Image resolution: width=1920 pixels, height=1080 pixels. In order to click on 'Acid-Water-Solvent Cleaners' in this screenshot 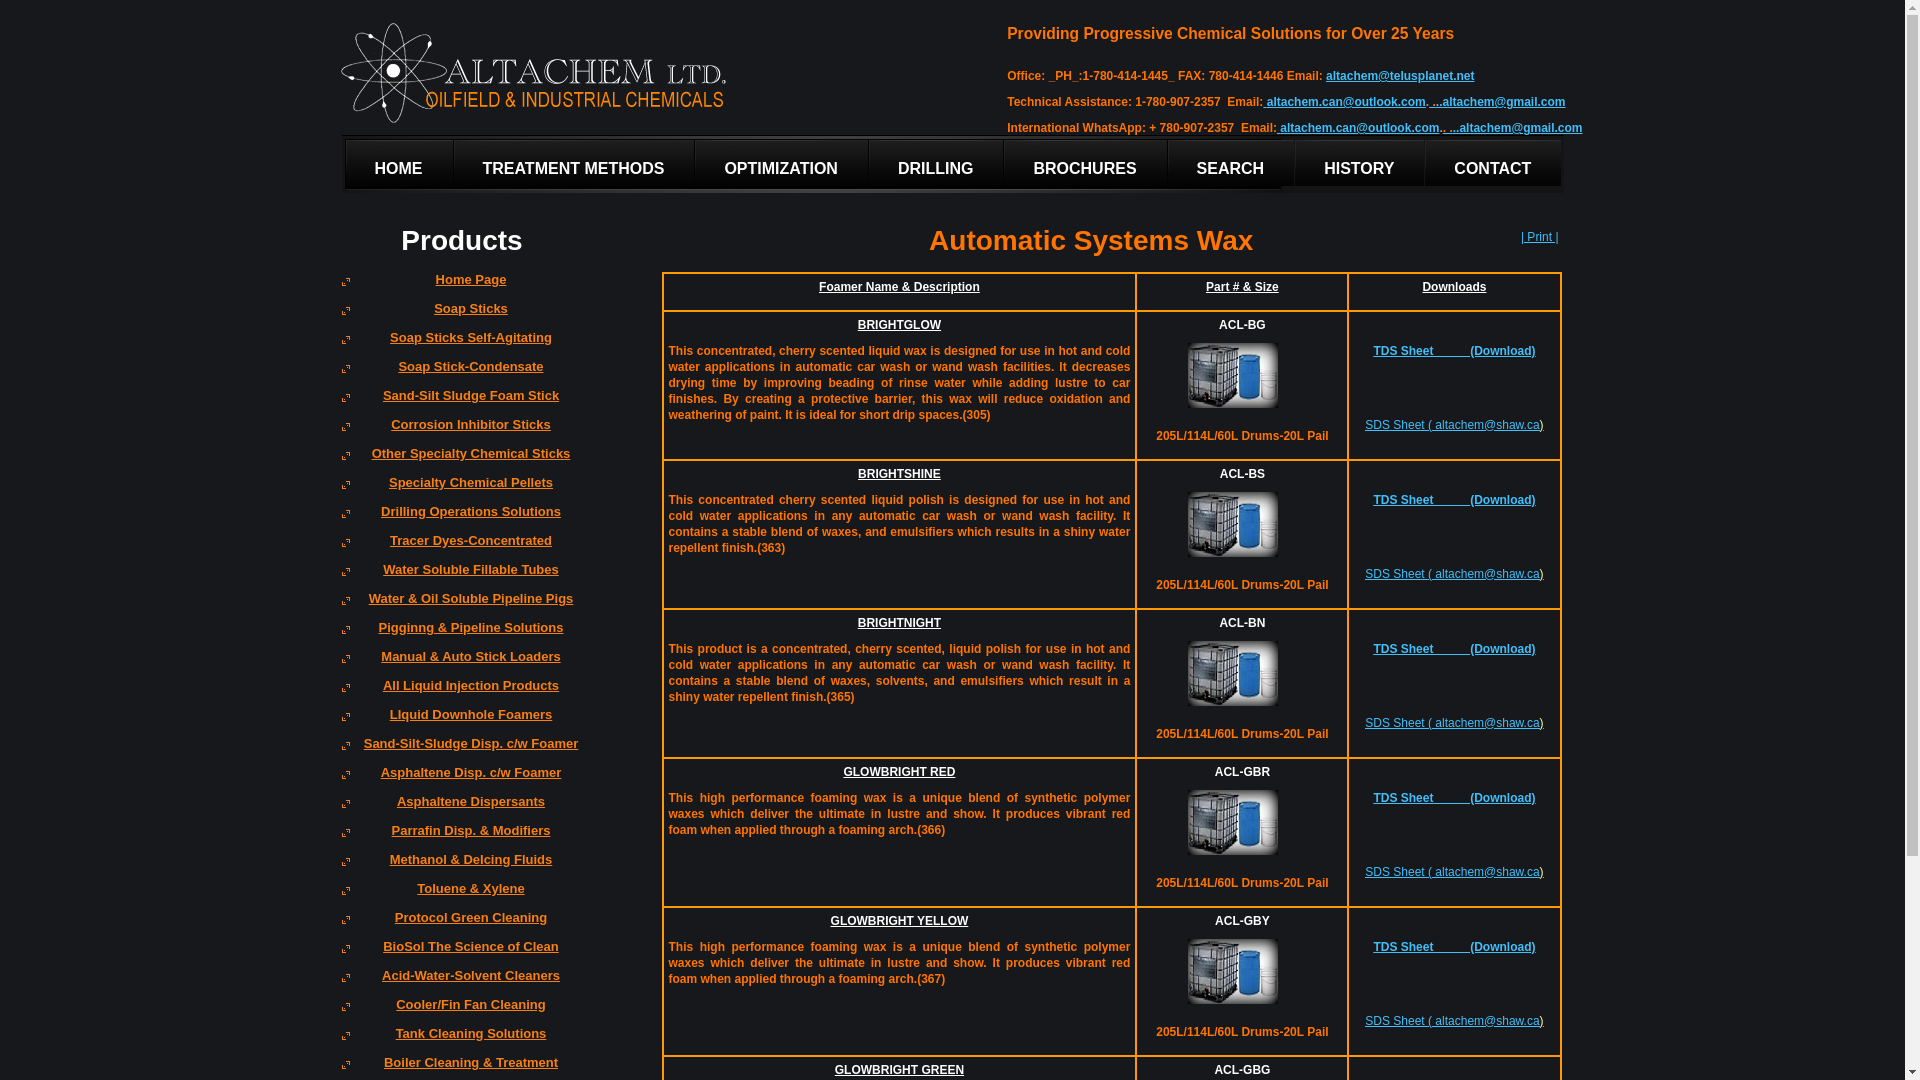, I will do `click(461, 981)`.